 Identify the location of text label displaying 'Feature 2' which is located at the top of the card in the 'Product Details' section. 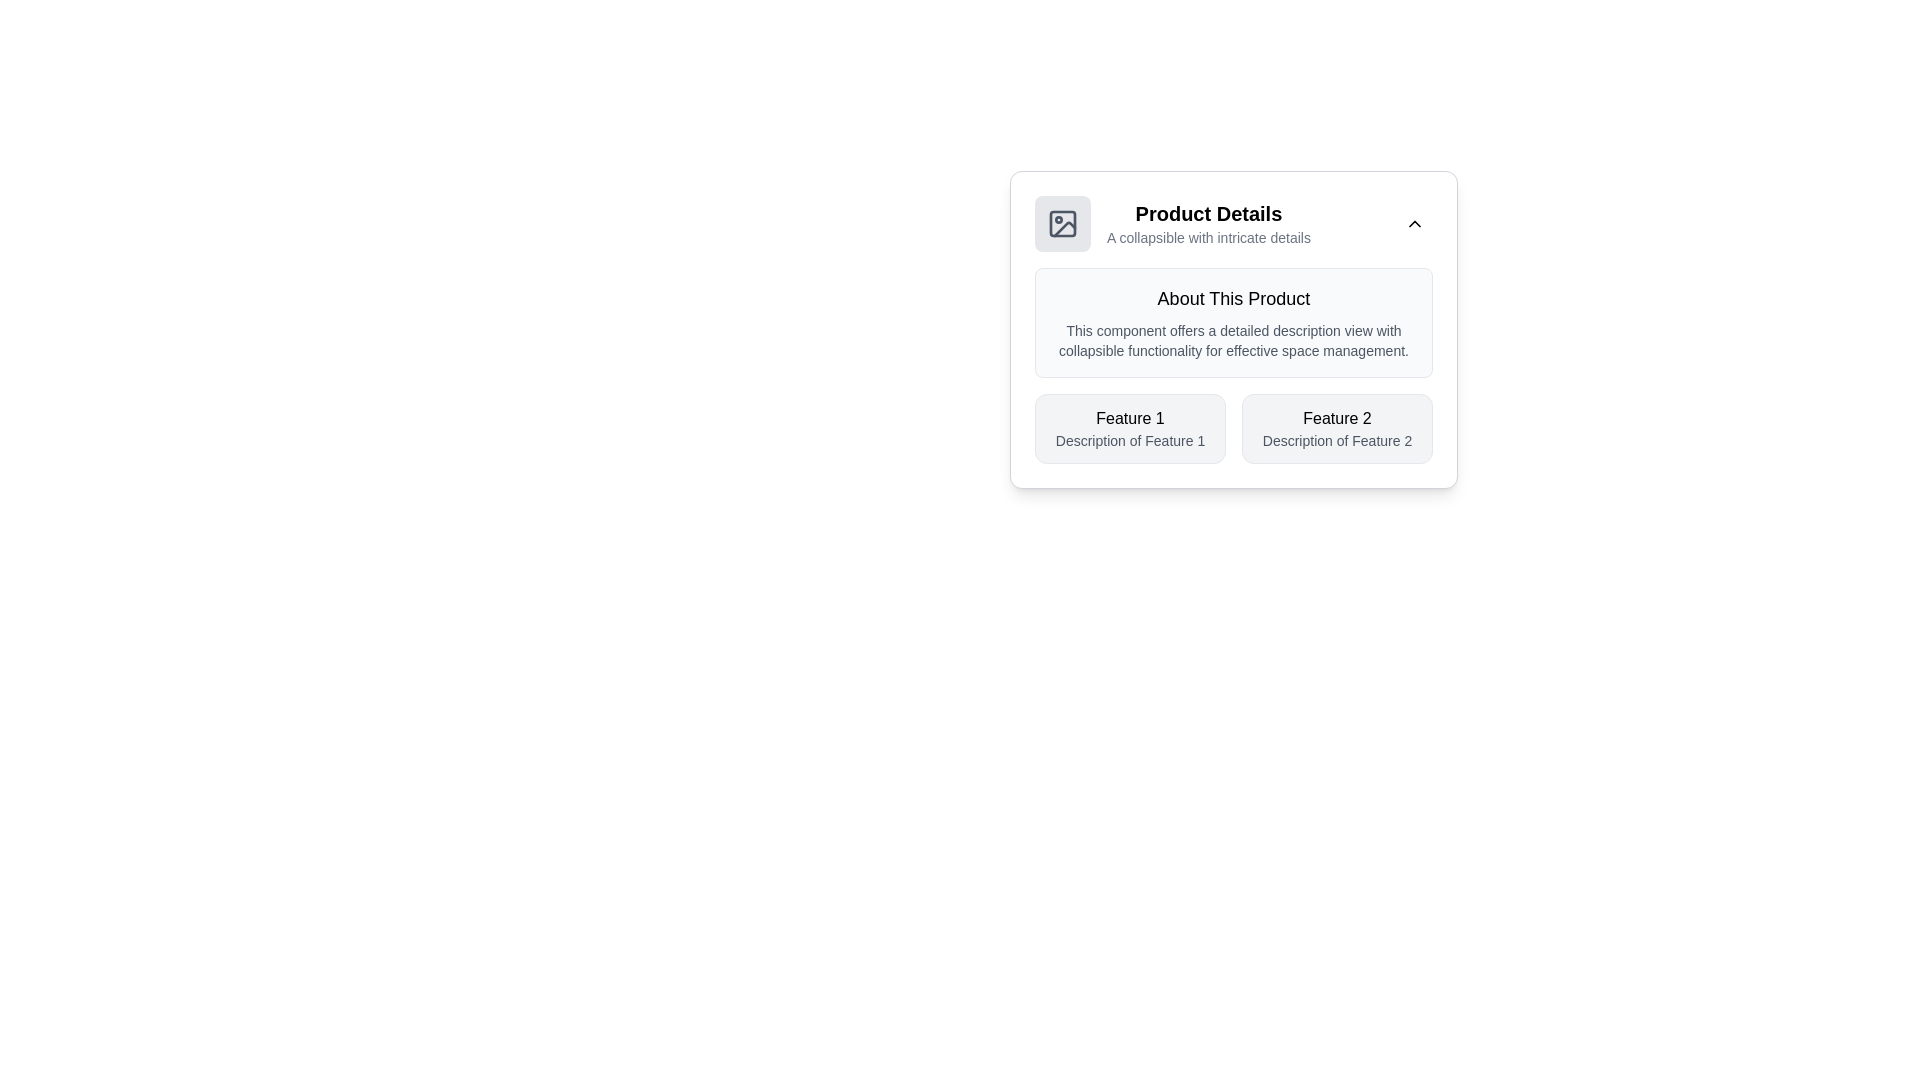
(1337, 418).